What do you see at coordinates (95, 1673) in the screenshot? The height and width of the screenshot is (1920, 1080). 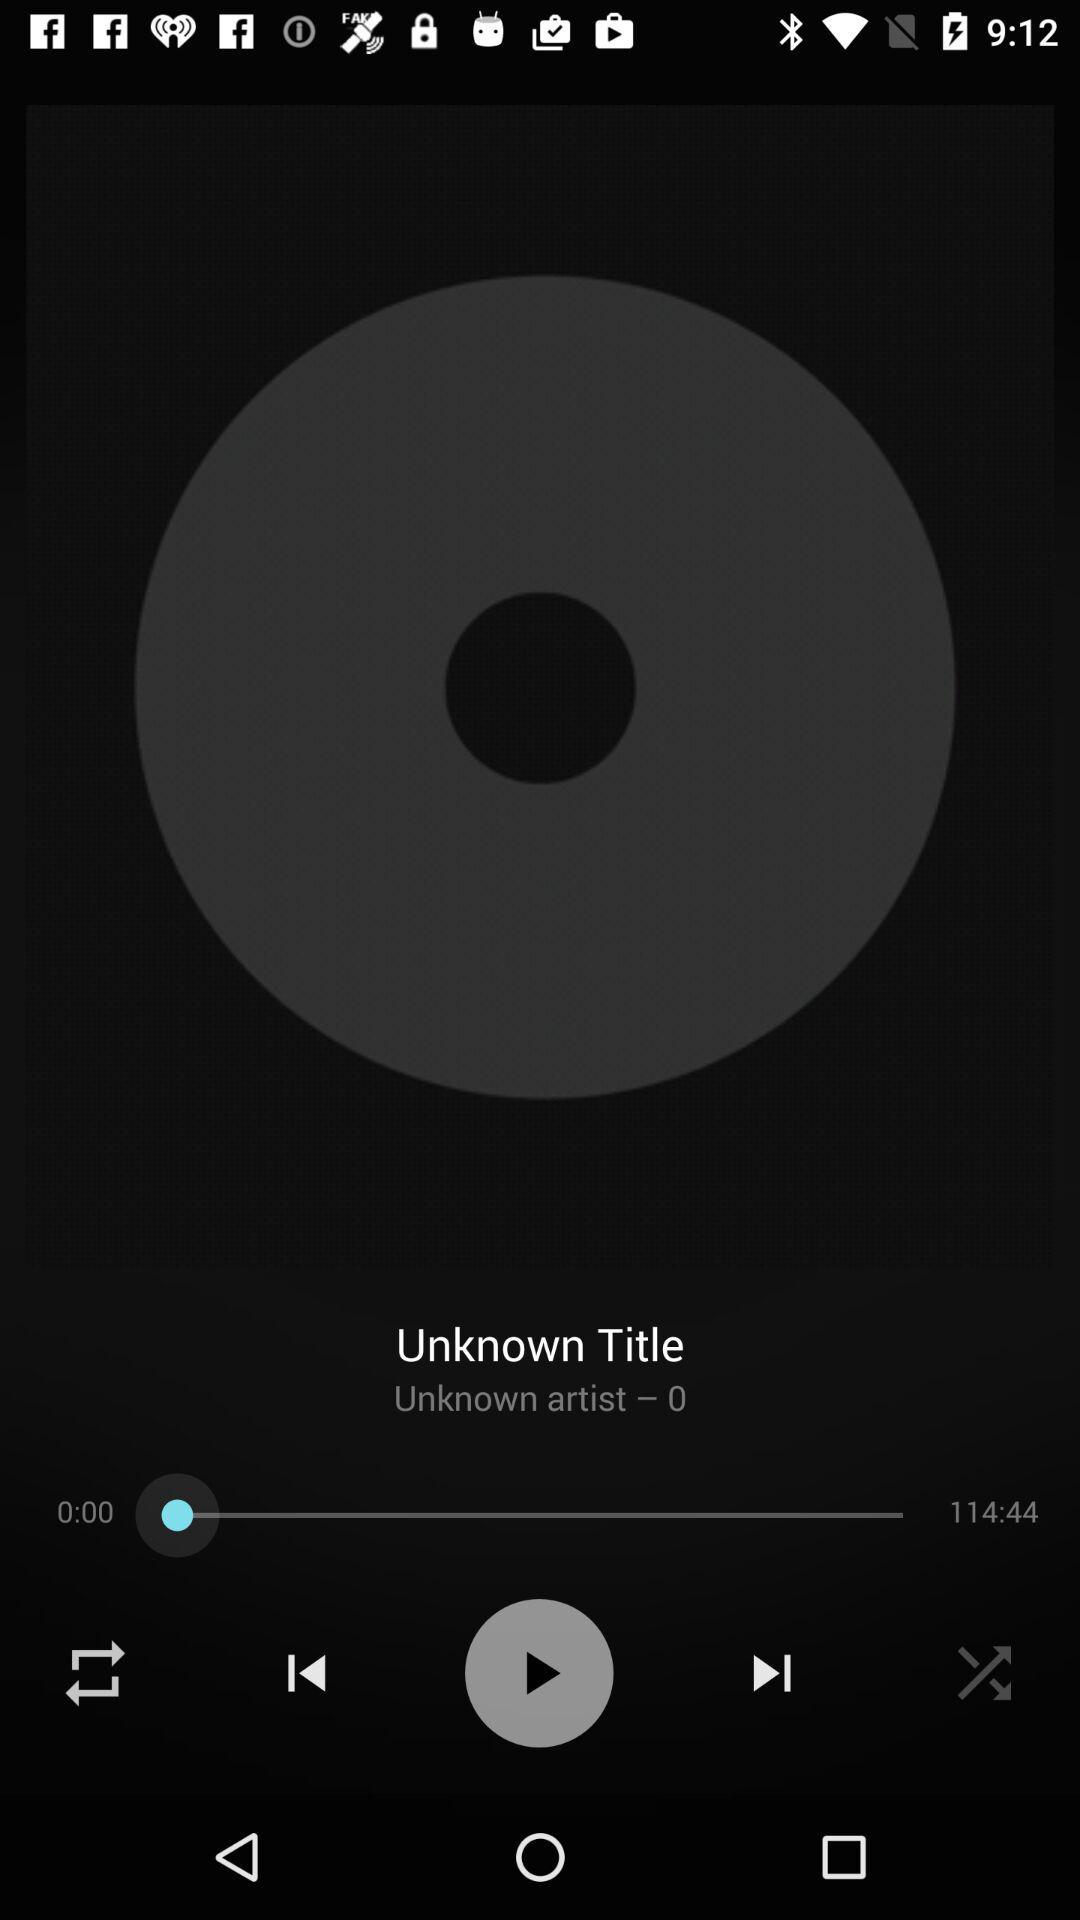 I see `click on the shuffle symbol` at bounding box center [95, 1673].